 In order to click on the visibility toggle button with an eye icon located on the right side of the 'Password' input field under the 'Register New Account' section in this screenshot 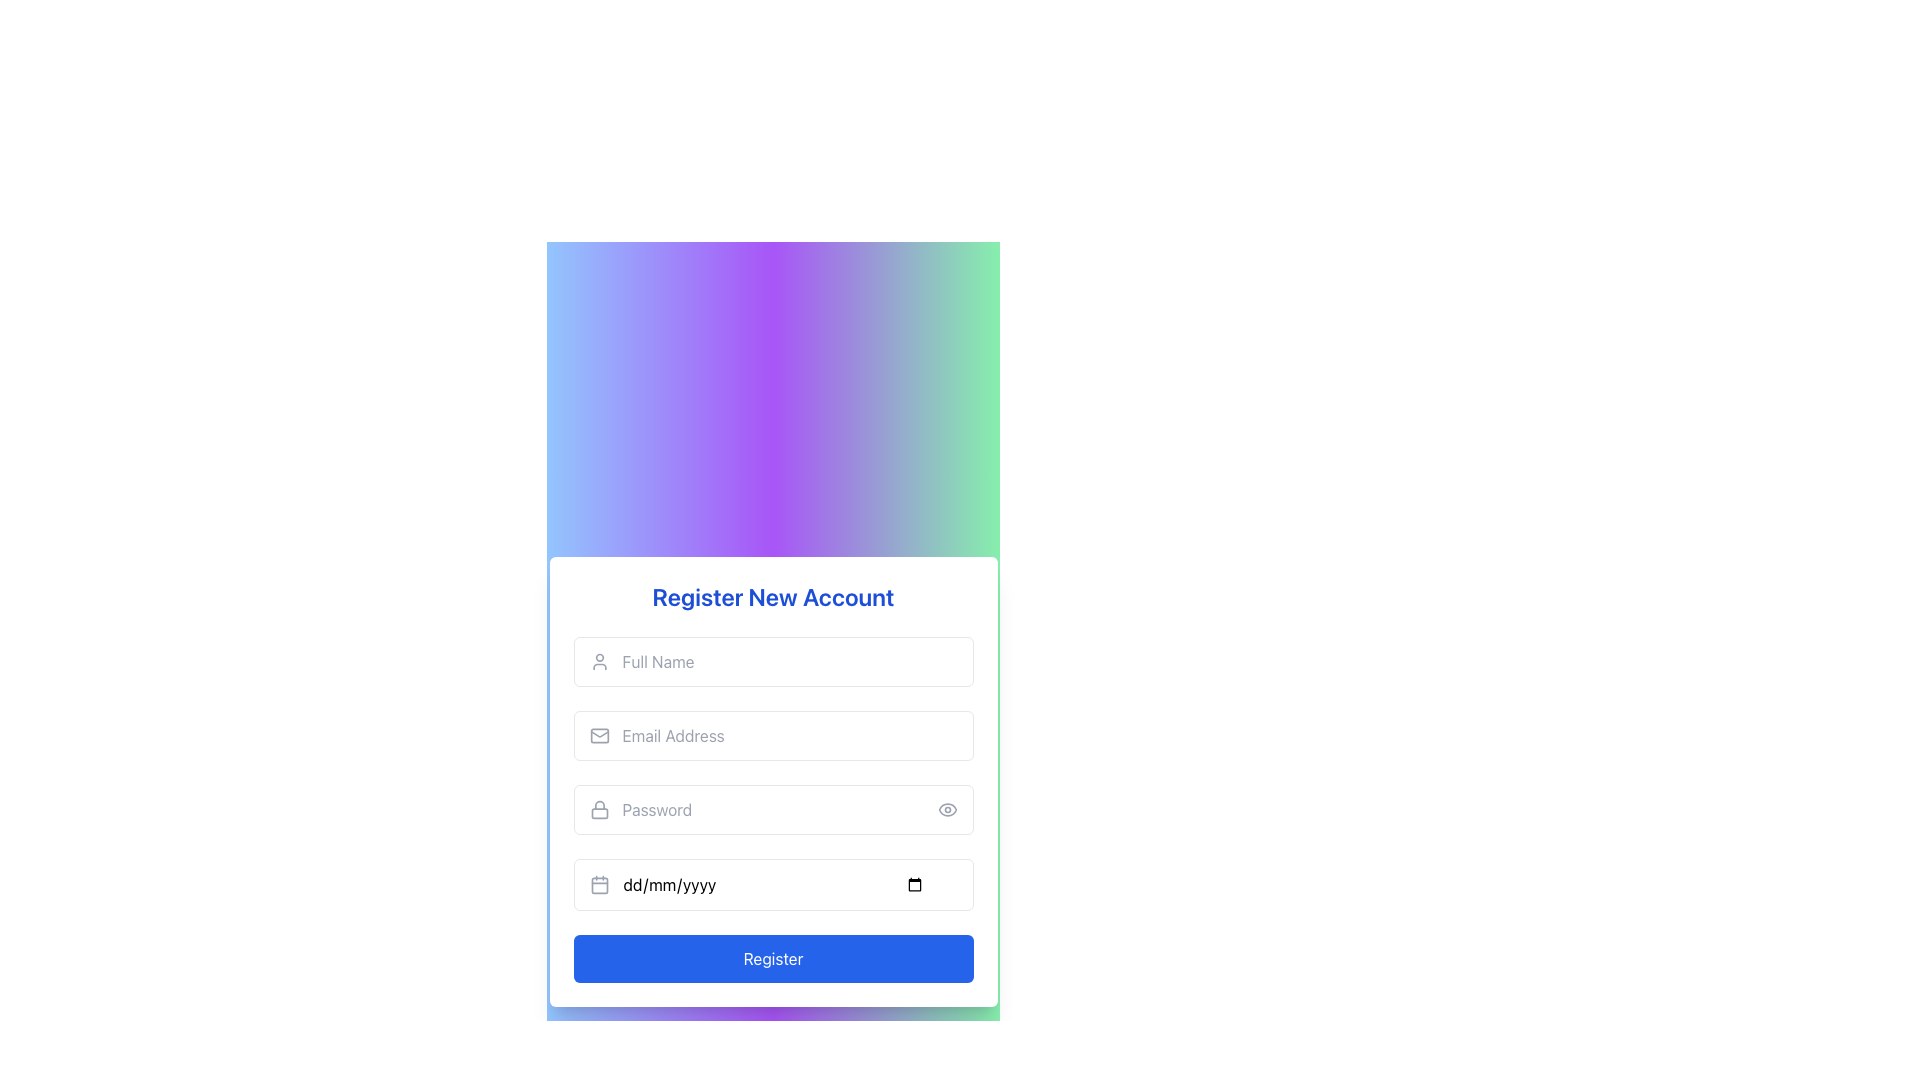, I will do `click(946, 810)`.